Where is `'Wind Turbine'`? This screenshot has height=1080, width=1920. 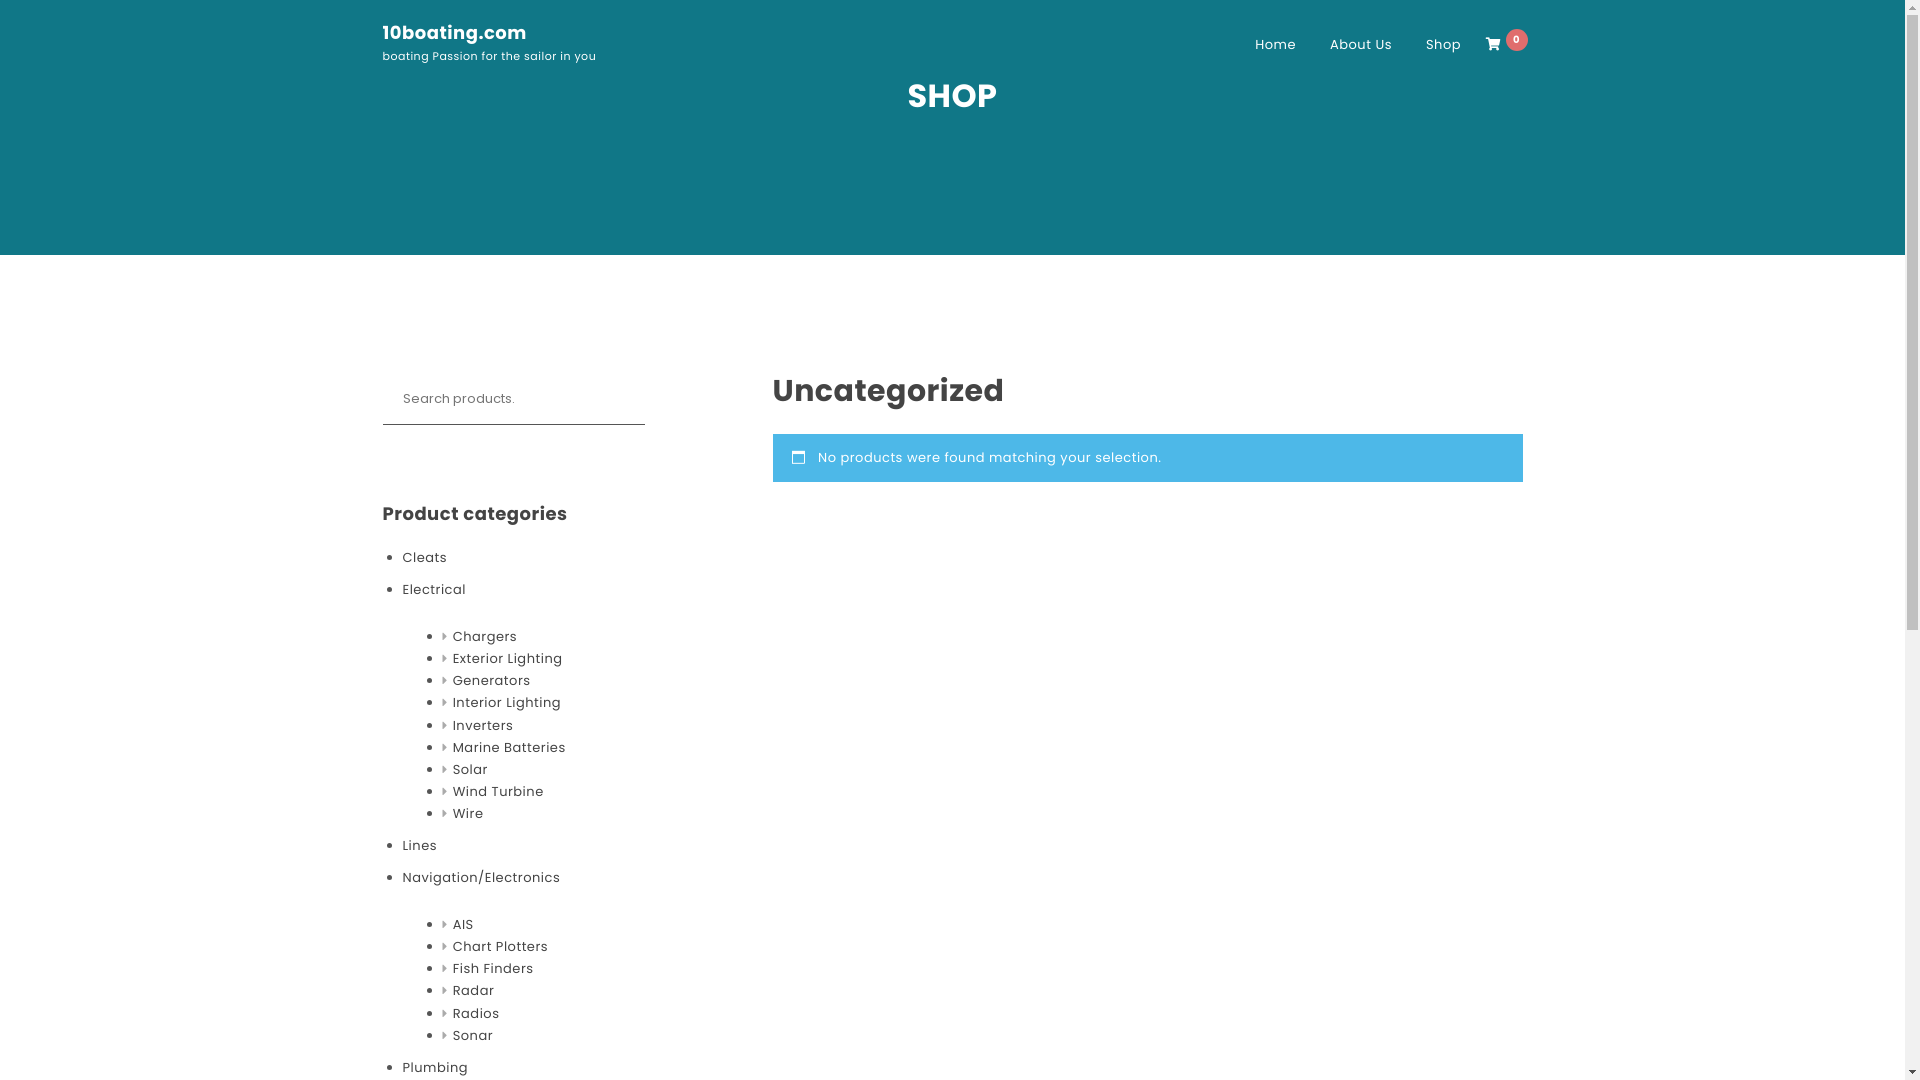
'Wind Turbine' is located at coordinates (498, 790).